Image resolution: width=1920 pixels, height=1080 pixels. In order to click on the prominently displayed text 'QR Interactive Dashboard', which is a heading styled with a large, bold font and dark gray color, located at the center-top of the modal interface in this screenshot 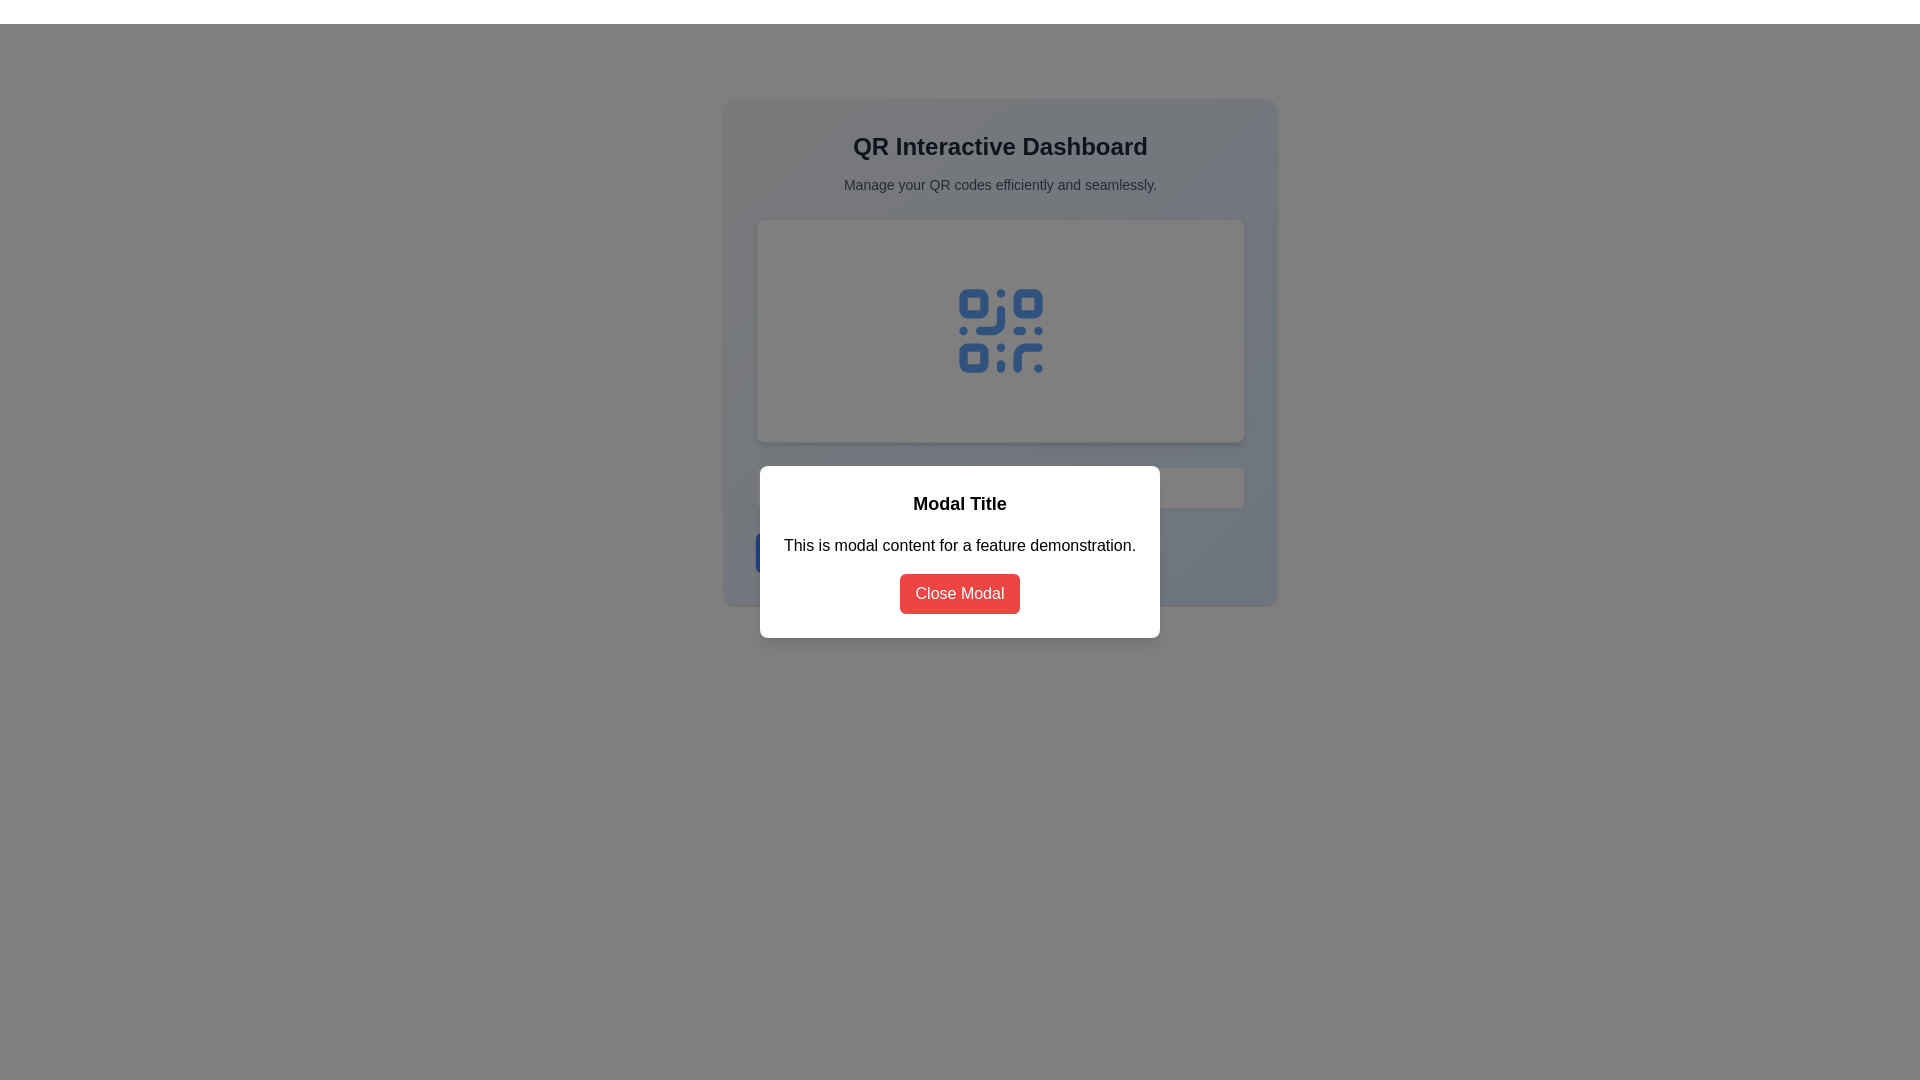, I will do `click(1000, 145)`.